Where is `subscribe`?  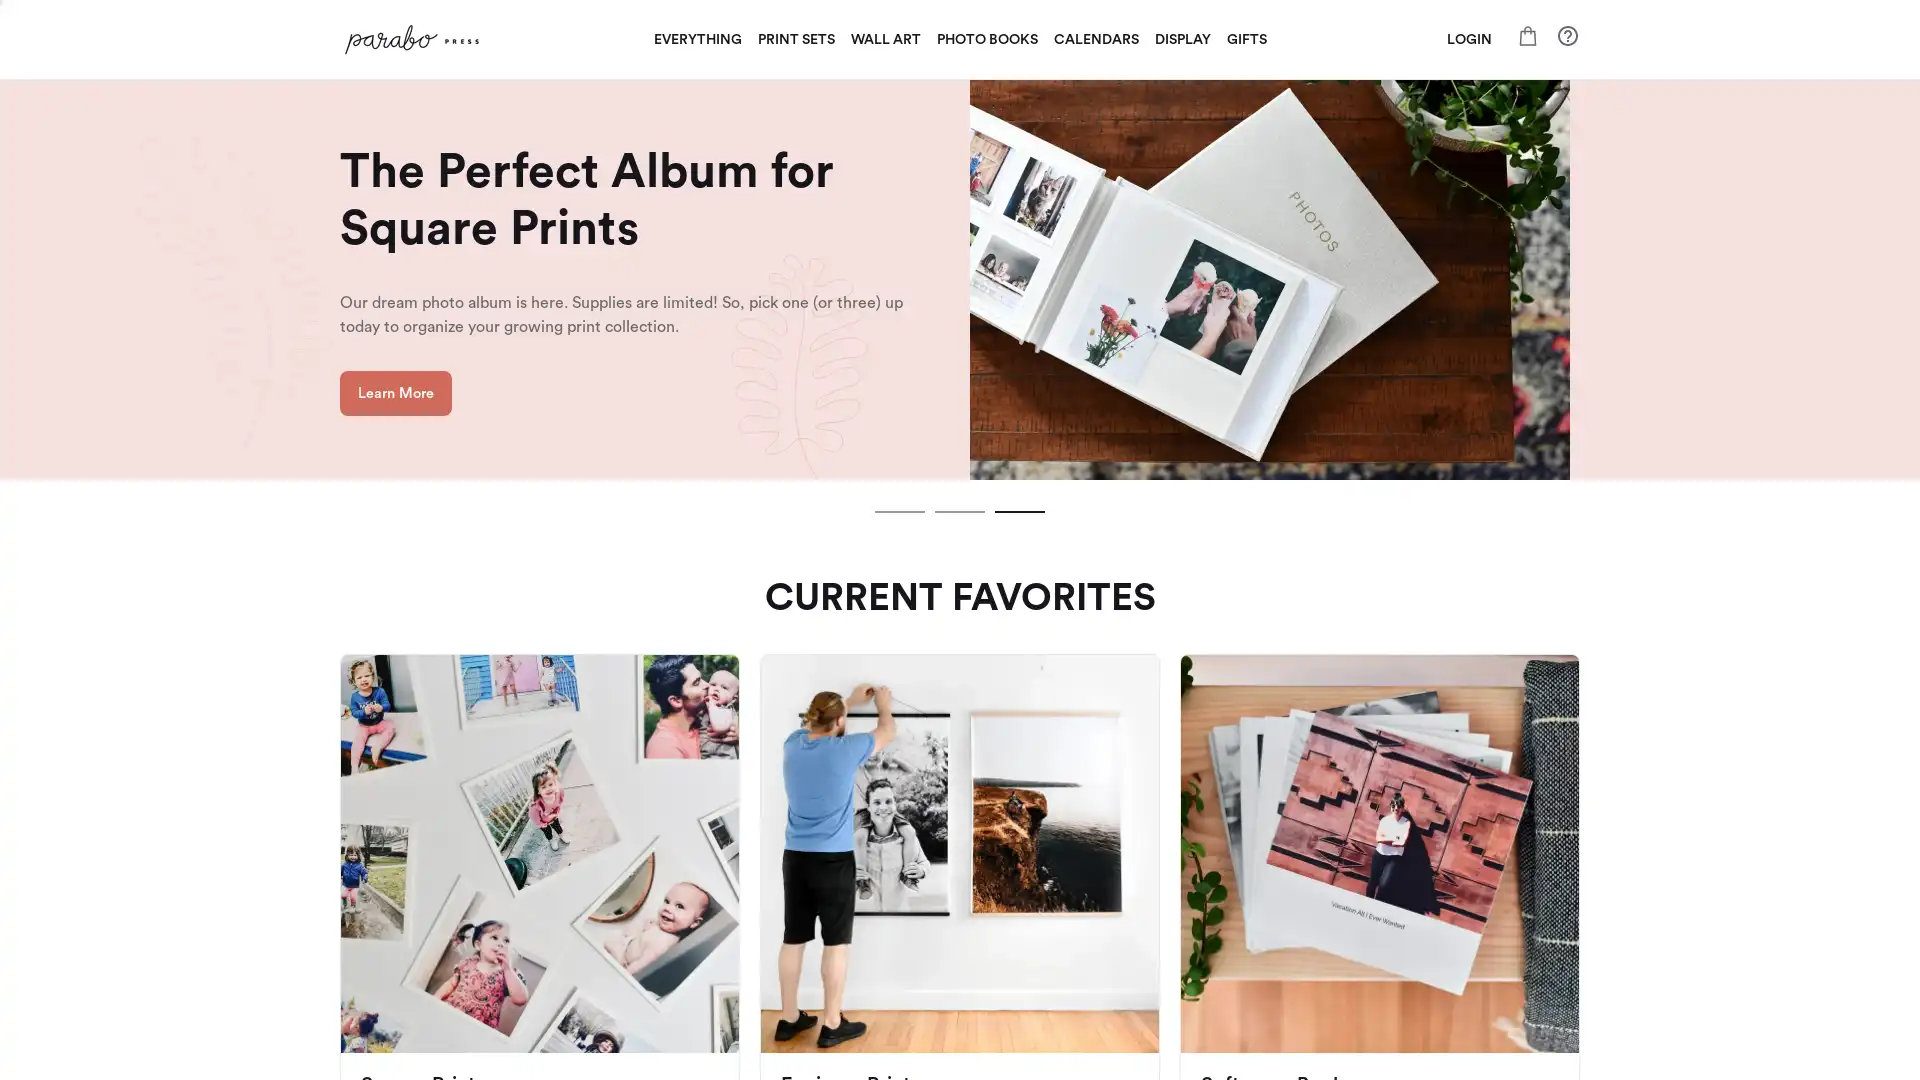
subscribe is located at coordinates (1098, 770).